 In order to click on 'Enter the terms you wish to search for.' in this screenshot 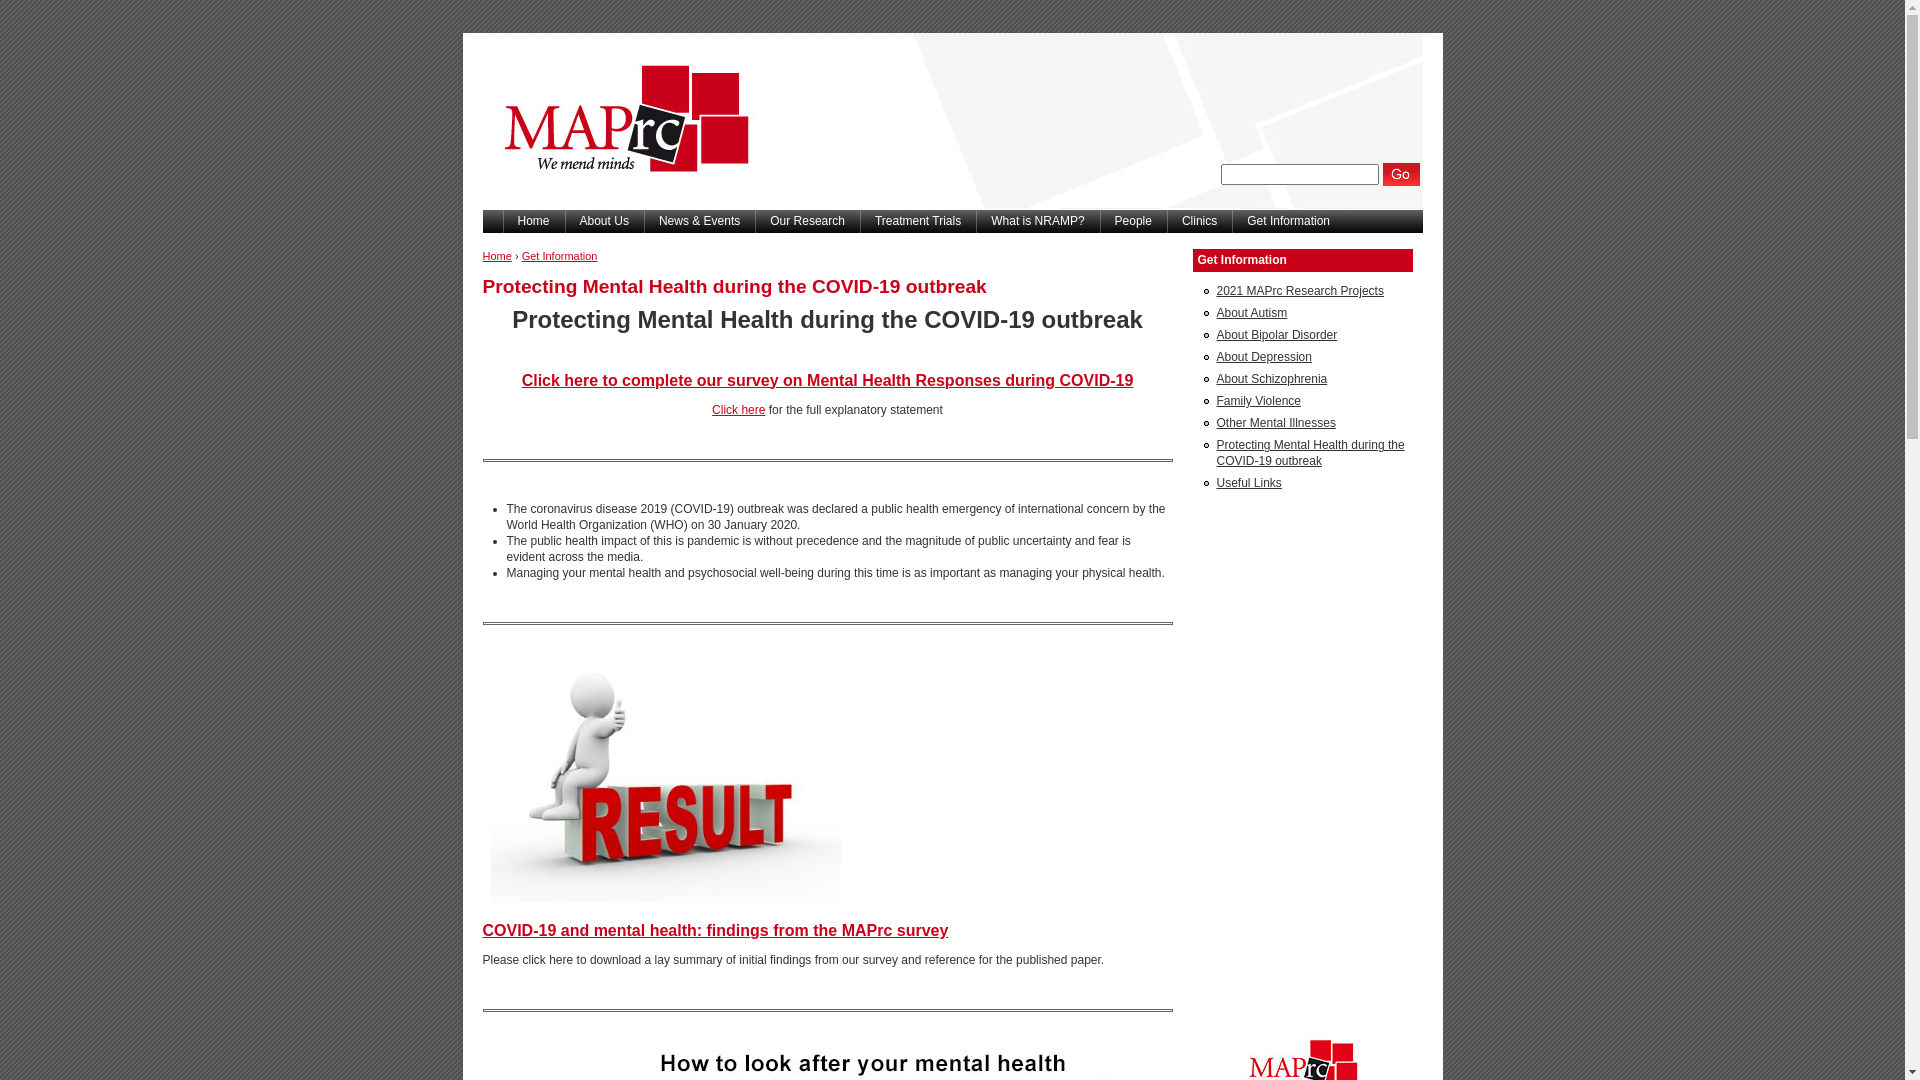, I will do `click(1219, 173)`.